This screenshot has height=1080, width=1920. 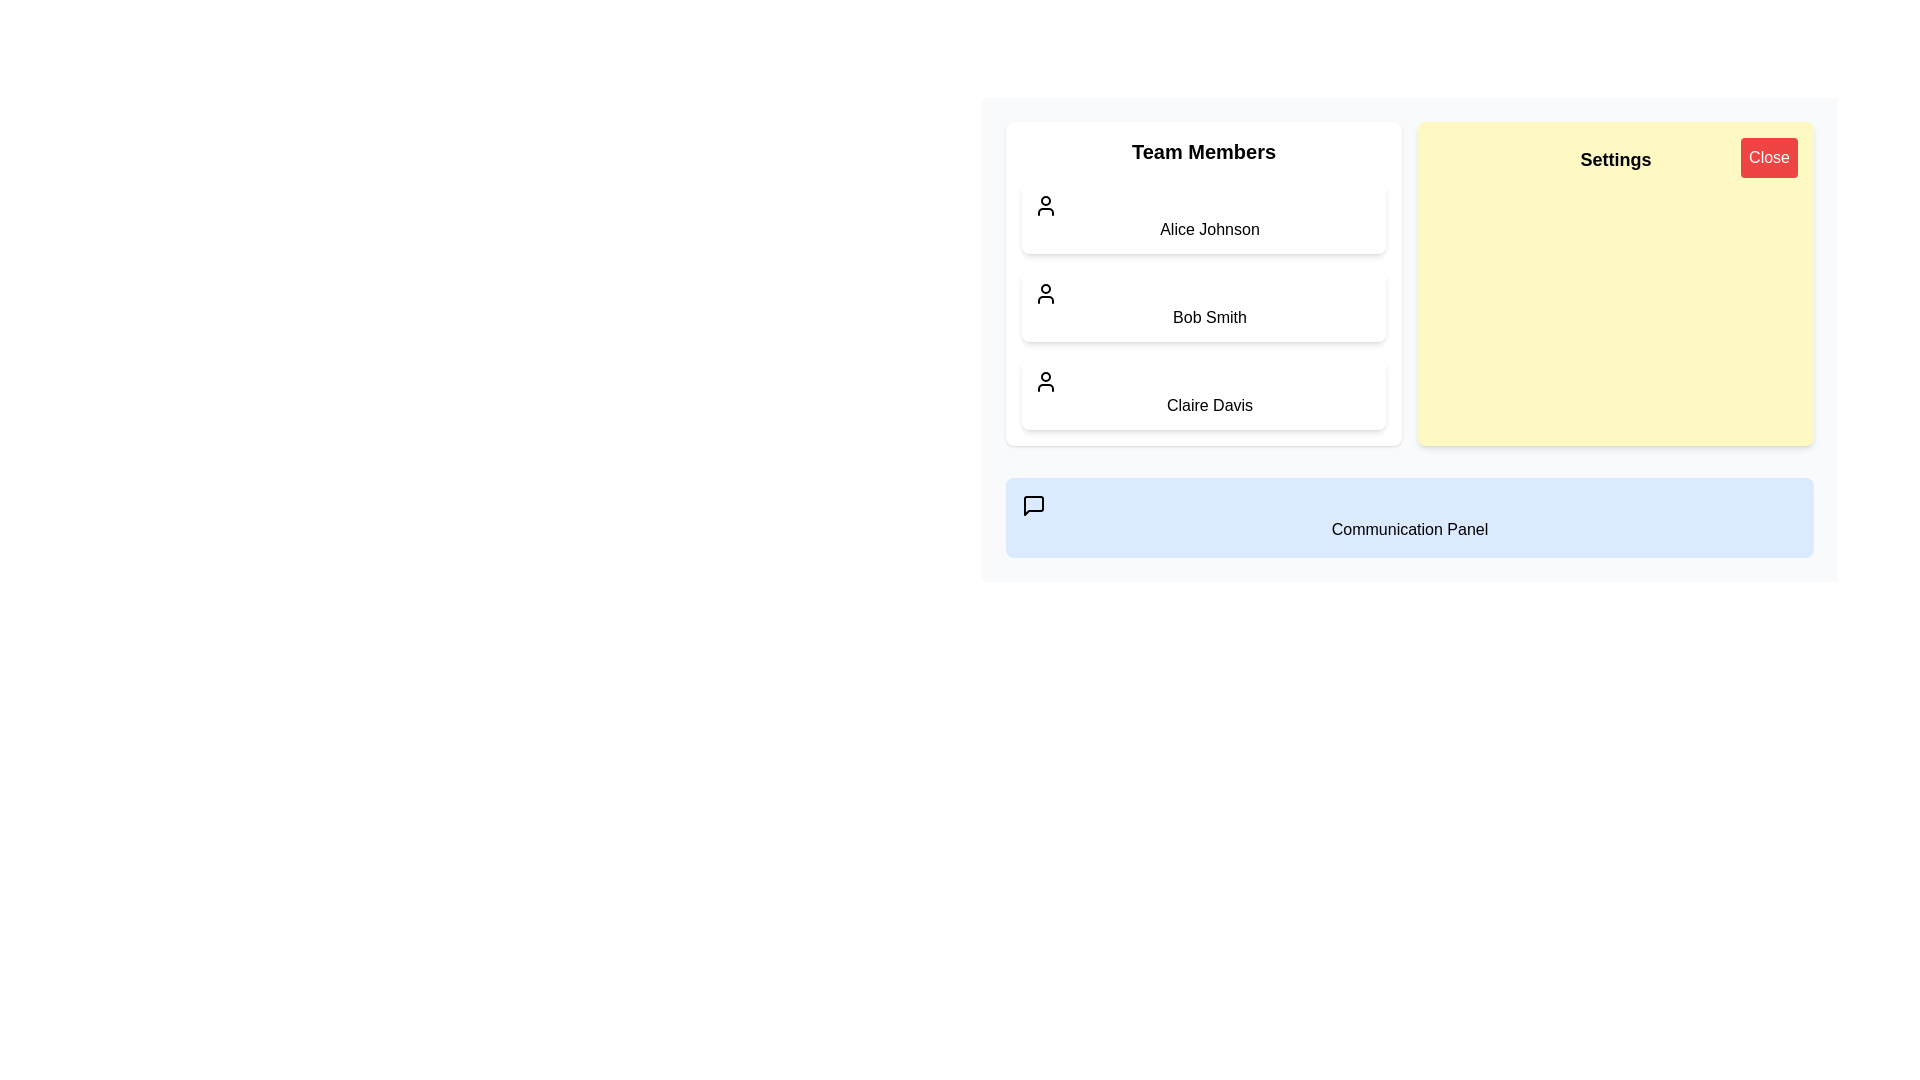 I want to click on text label that displays 'Team Members', which is a bold, large-font header positioned prominently at the top of the team members section, so click(x=1203, y=150).